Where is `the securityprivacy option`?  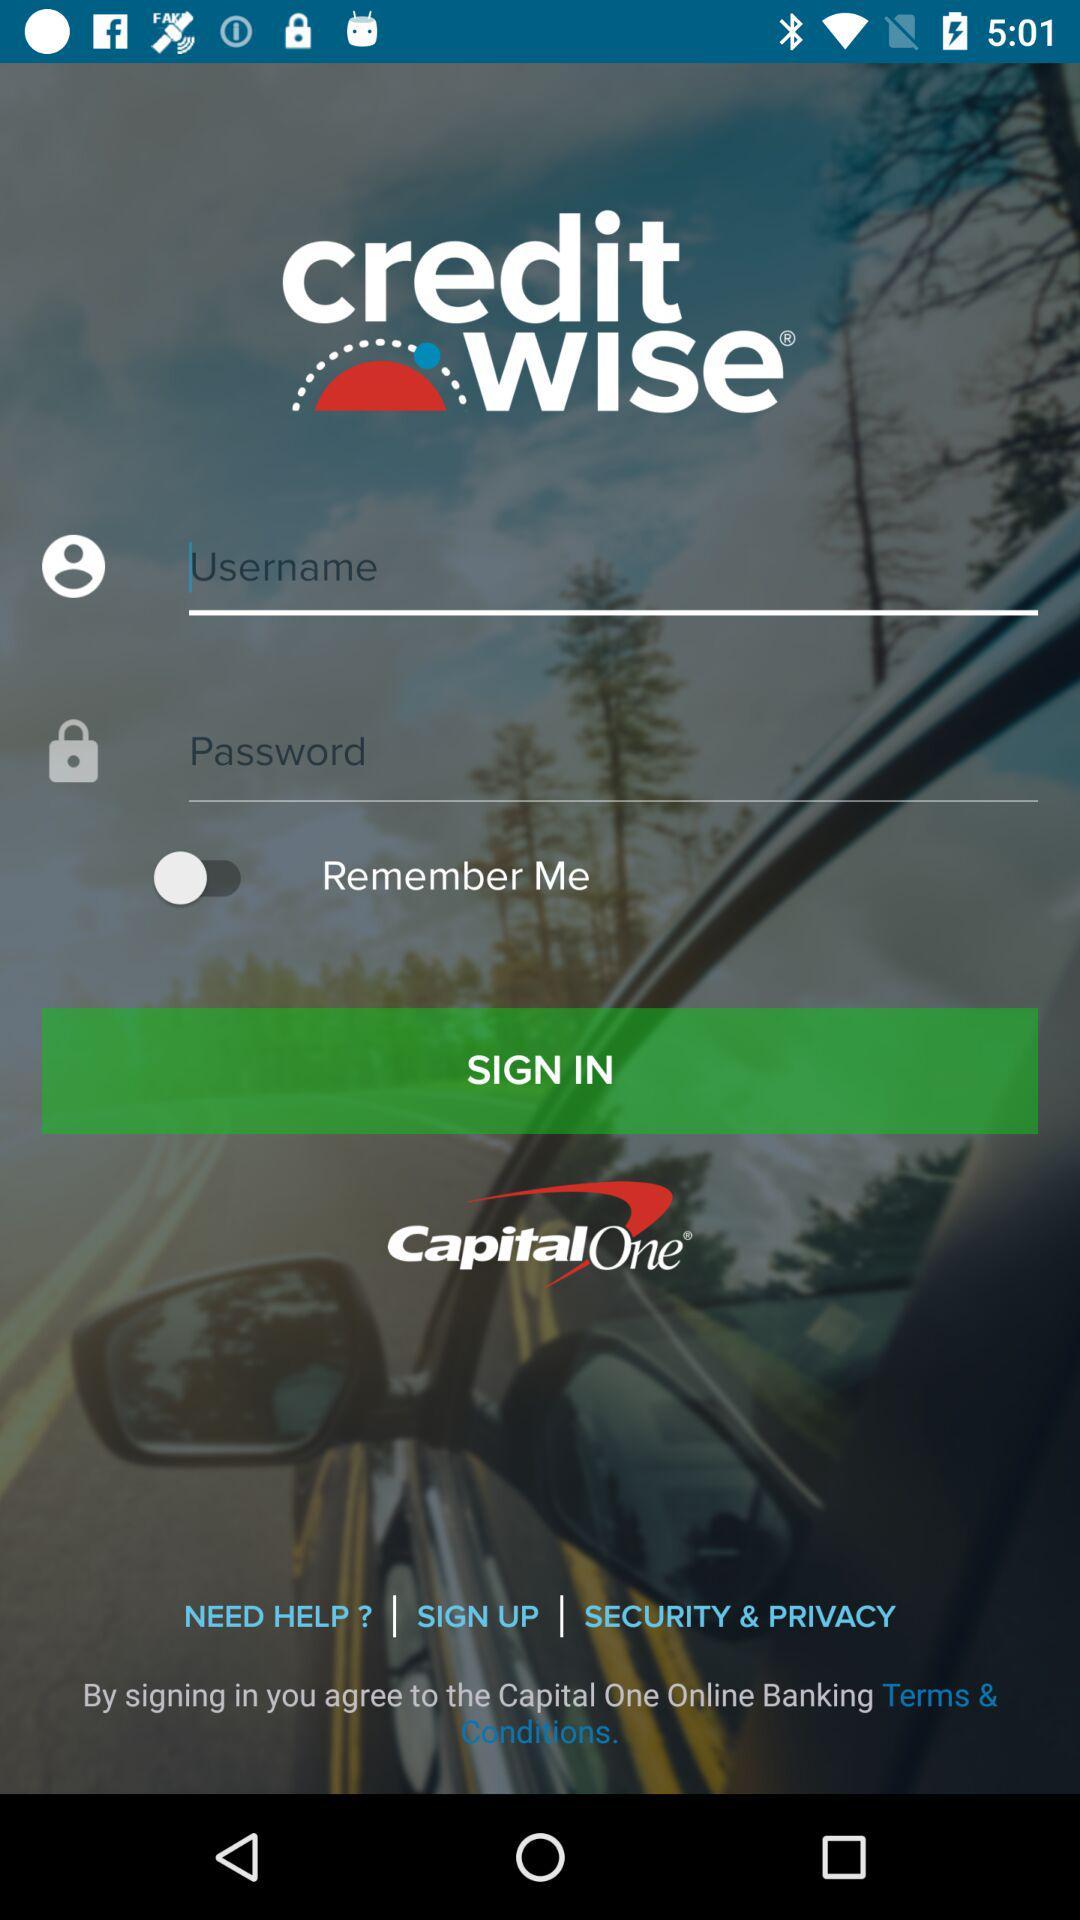 the securityprivacy option is located at coordinates (740, 1617).